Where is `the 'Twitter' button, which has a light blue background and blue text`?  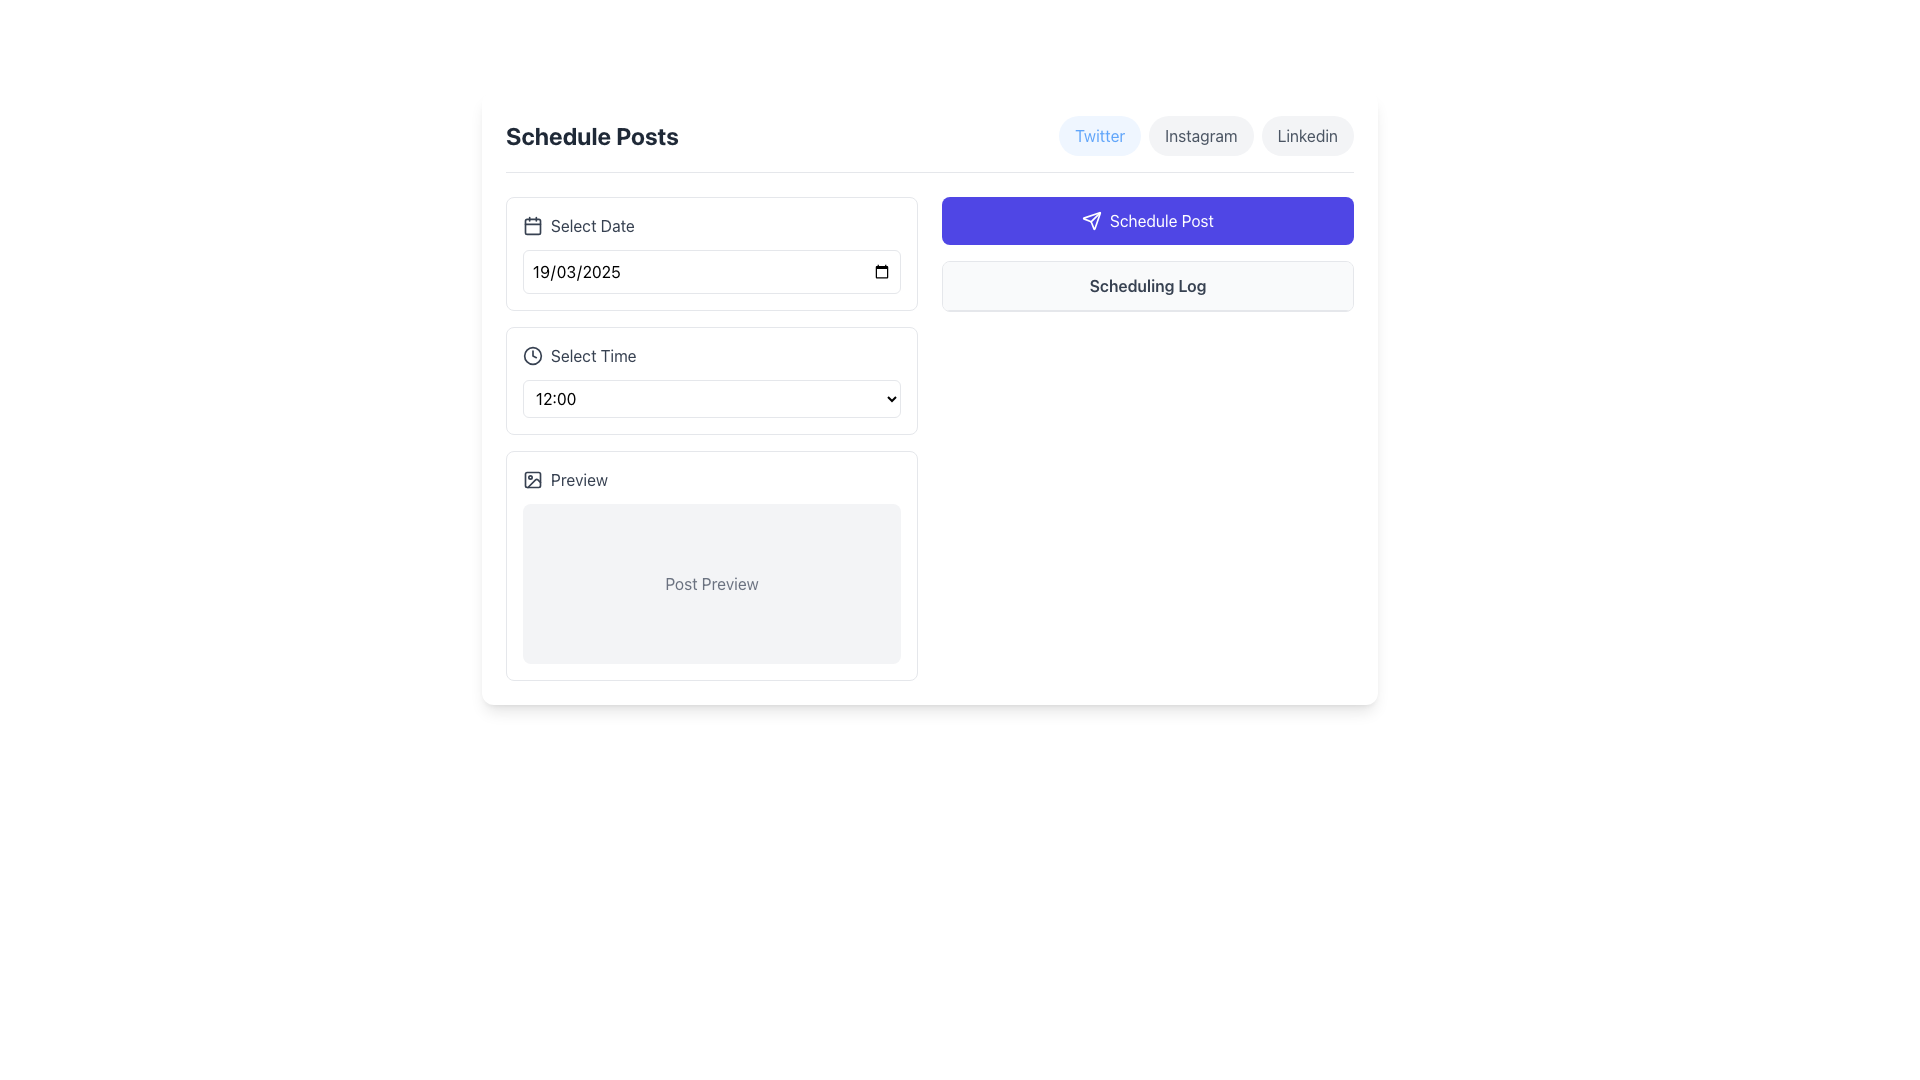
the 'Twitter' button, which has a light blue background and blue text is located at coordinates (1099, 135).